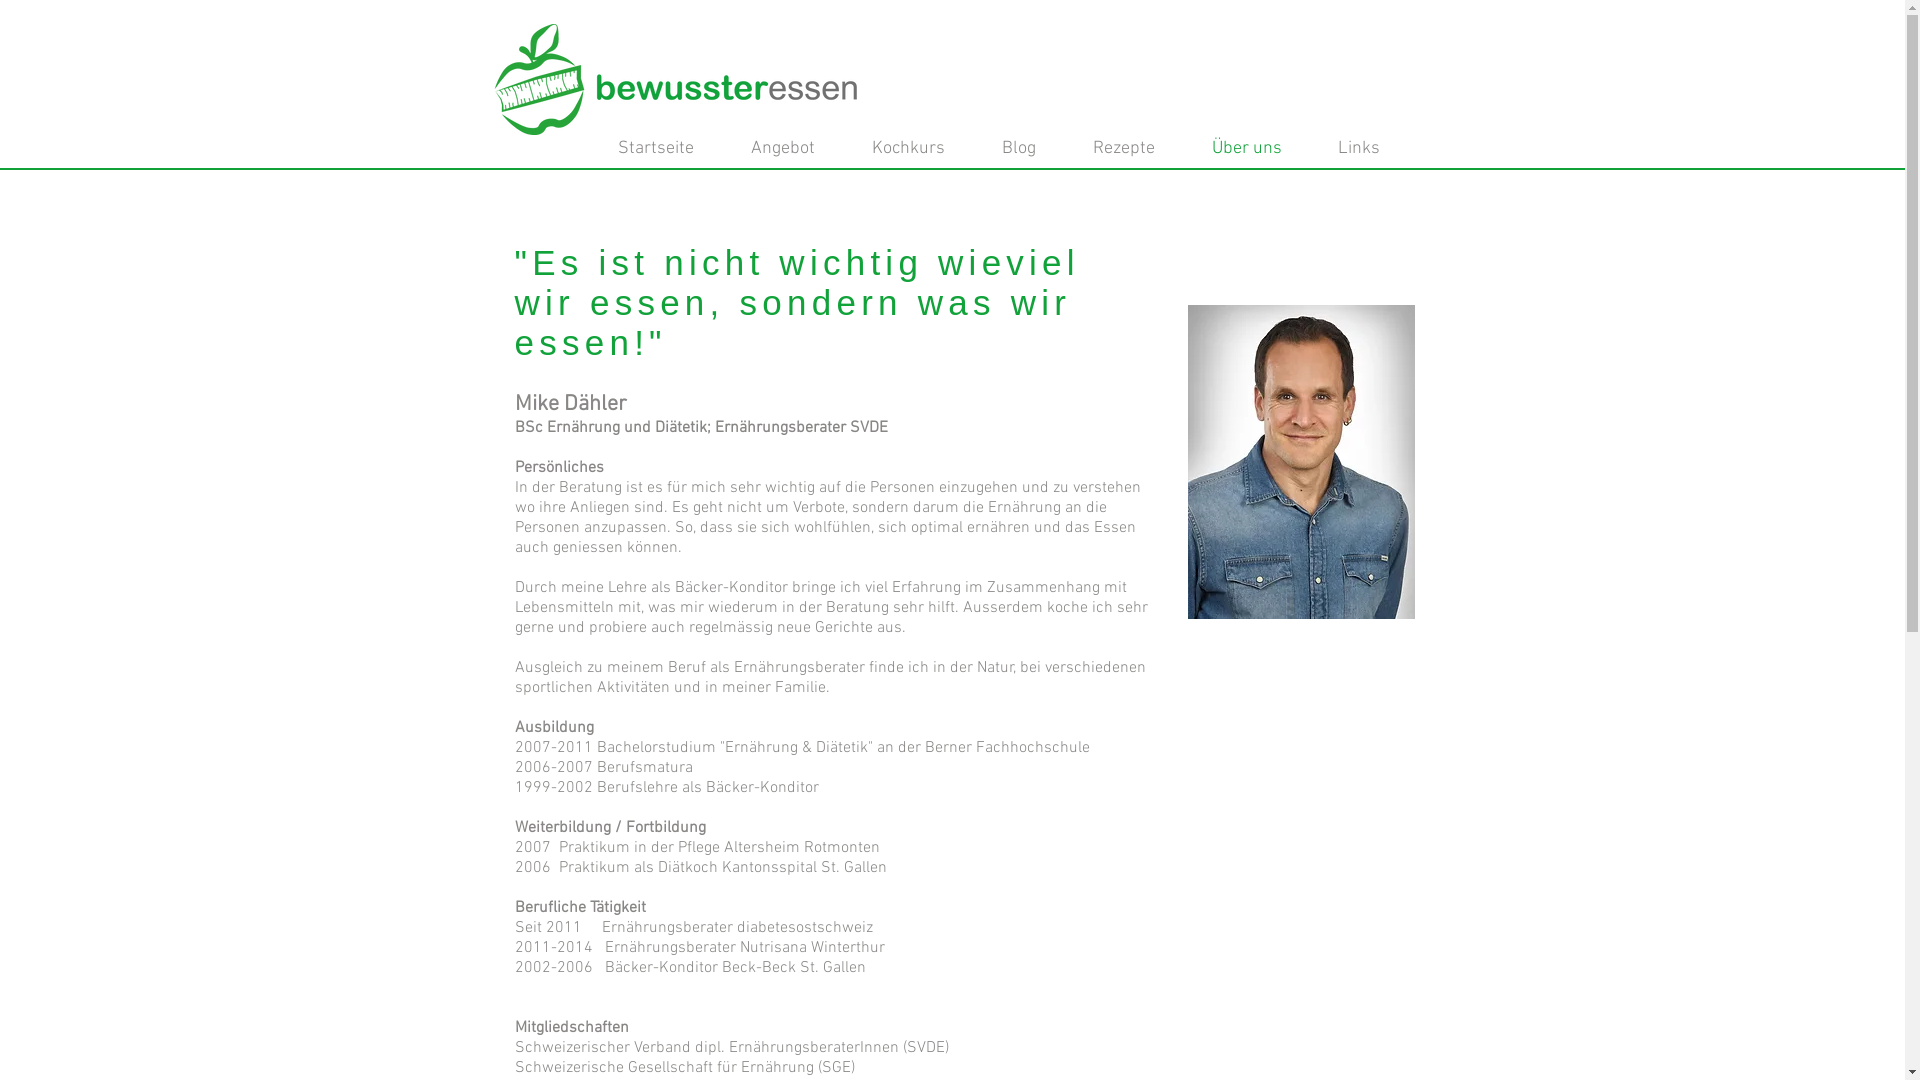 The height and width of the screenshot is (1080, 1920). I want to click on 'Blog', so click(1027, 148).